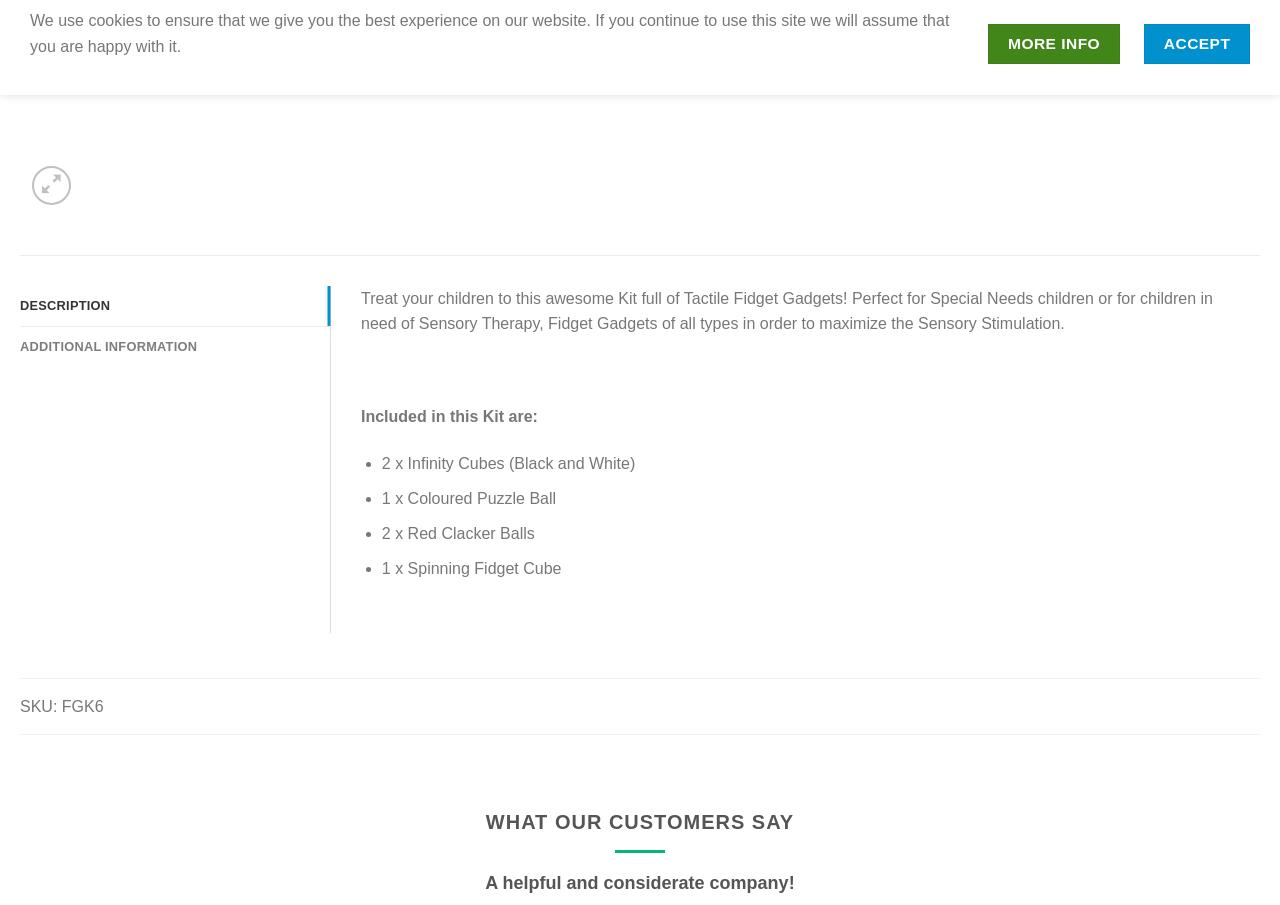 The width and height of the screenshot is (1280, 905). I want to click on 'More info', so click(1052, 42).